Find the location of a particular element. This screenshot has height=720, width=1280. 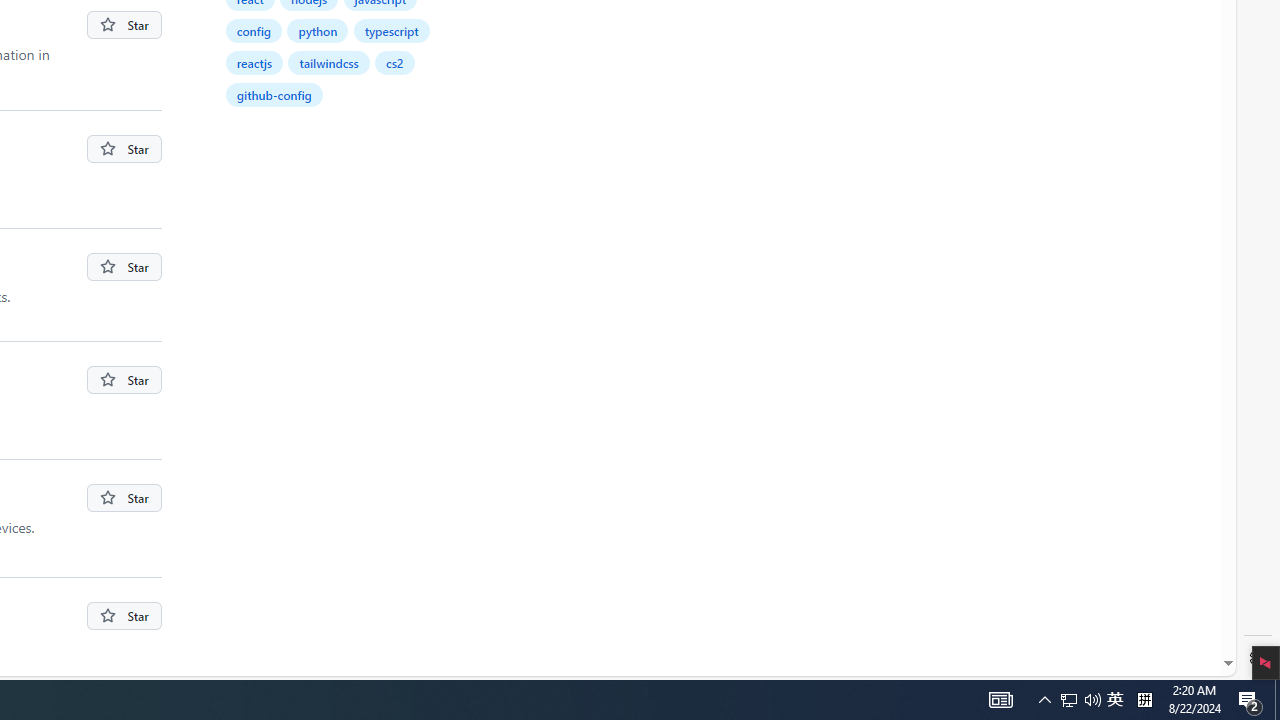

'cs2' is located at coordinates (396, 61).